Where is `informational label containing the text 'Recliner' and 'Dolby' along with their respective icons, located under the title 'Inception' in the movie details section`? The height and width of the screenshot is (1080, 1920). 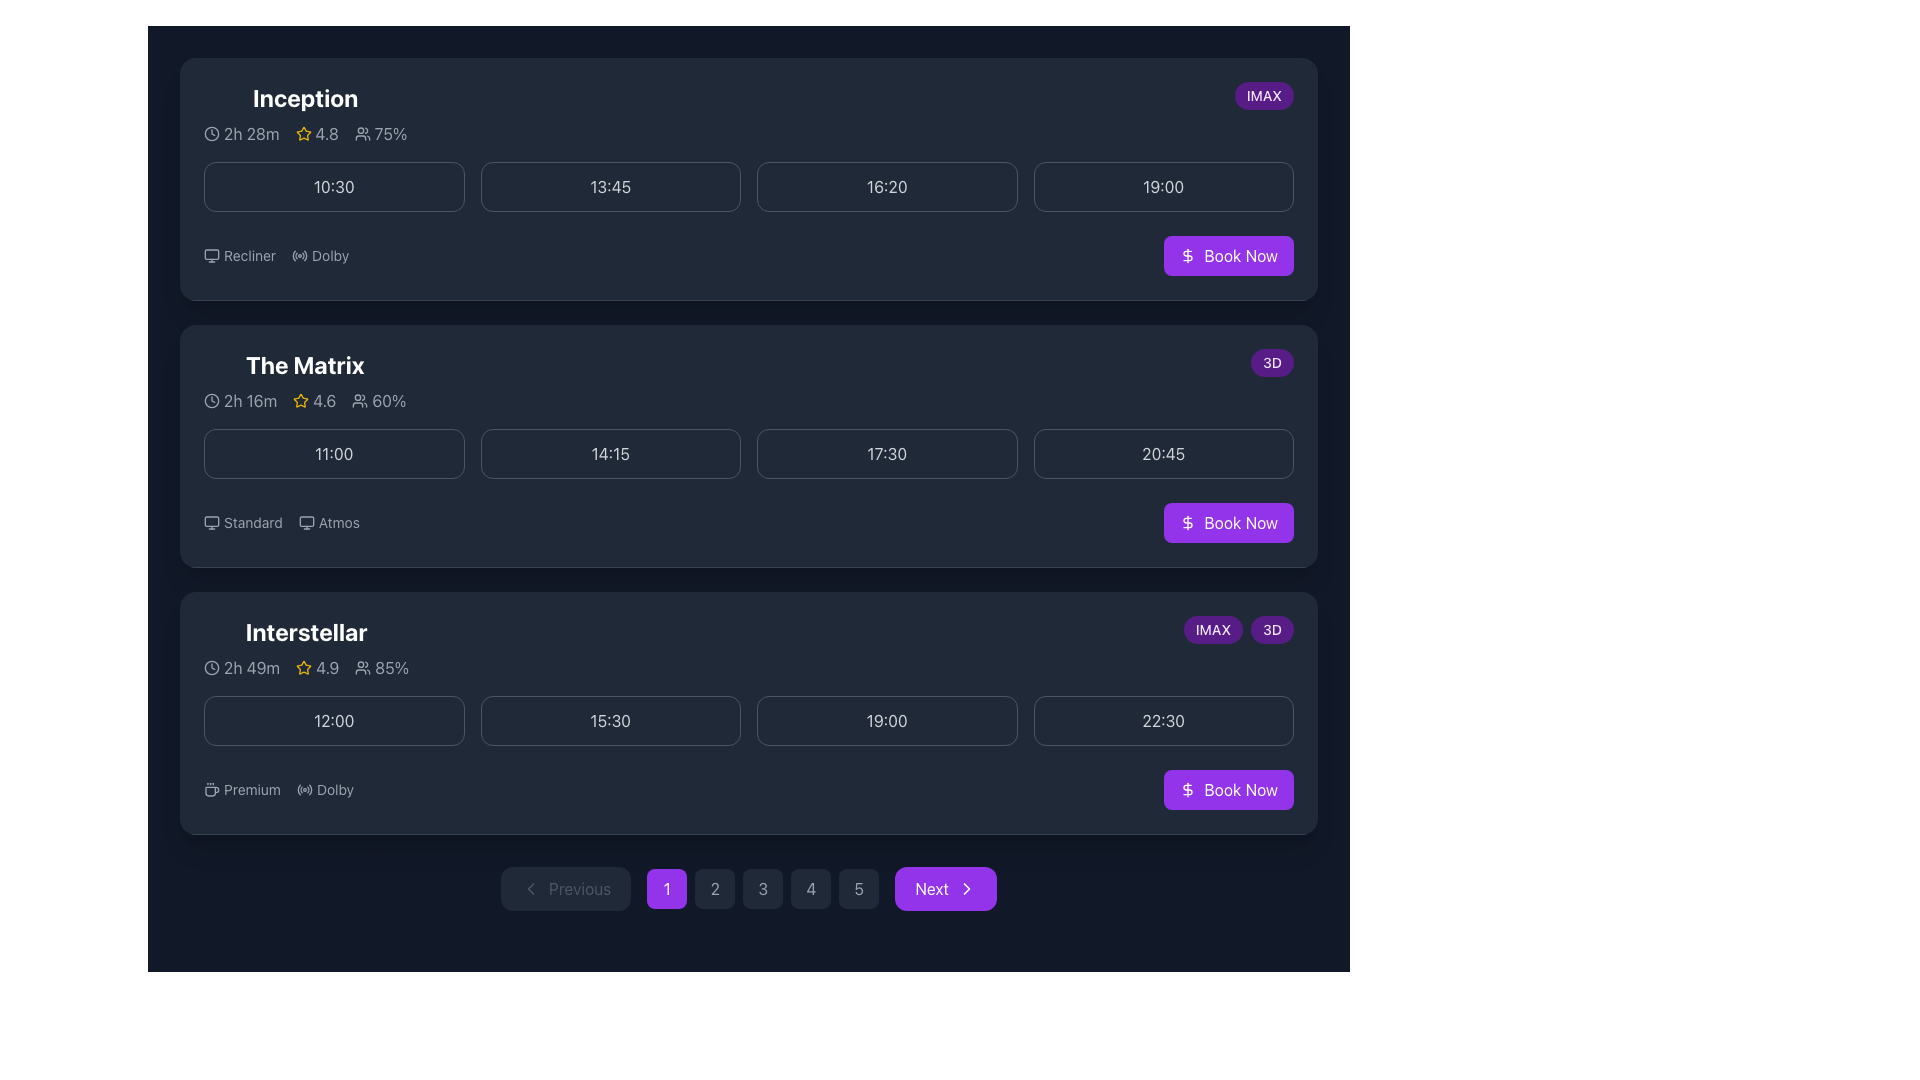 informational label containing the text 'Recliner' and 'Dolby' along with their respective icons, located under the title 'Inception' in the movie details section is located at coordinates (275, 254).